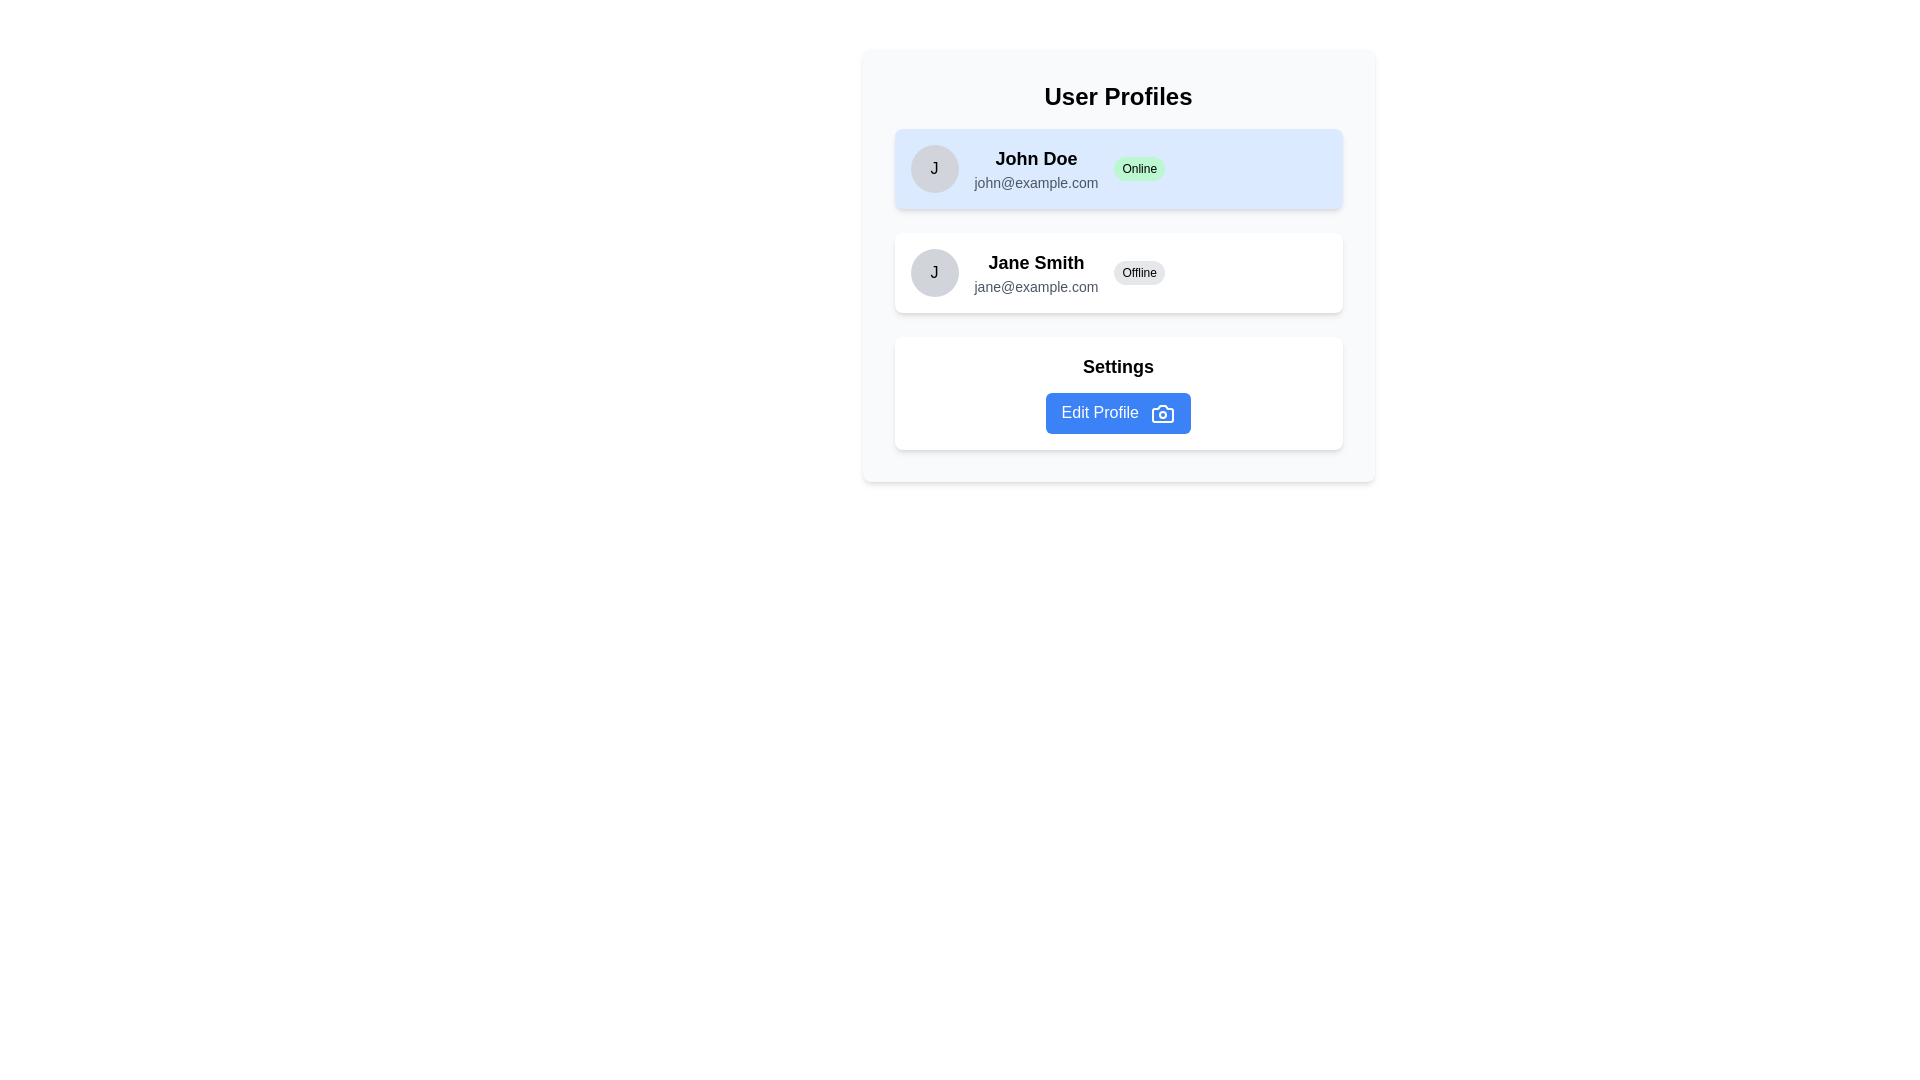 This screenshot has width=1920, height=1080. Describe the element at coordinates (1036, 157) in the screenshot. I see `the text label displaying the user's name, which is positioned above the email address and to the right of the circular avatar marked with the initial 'J' in the 'User Profiles' section` at that location.